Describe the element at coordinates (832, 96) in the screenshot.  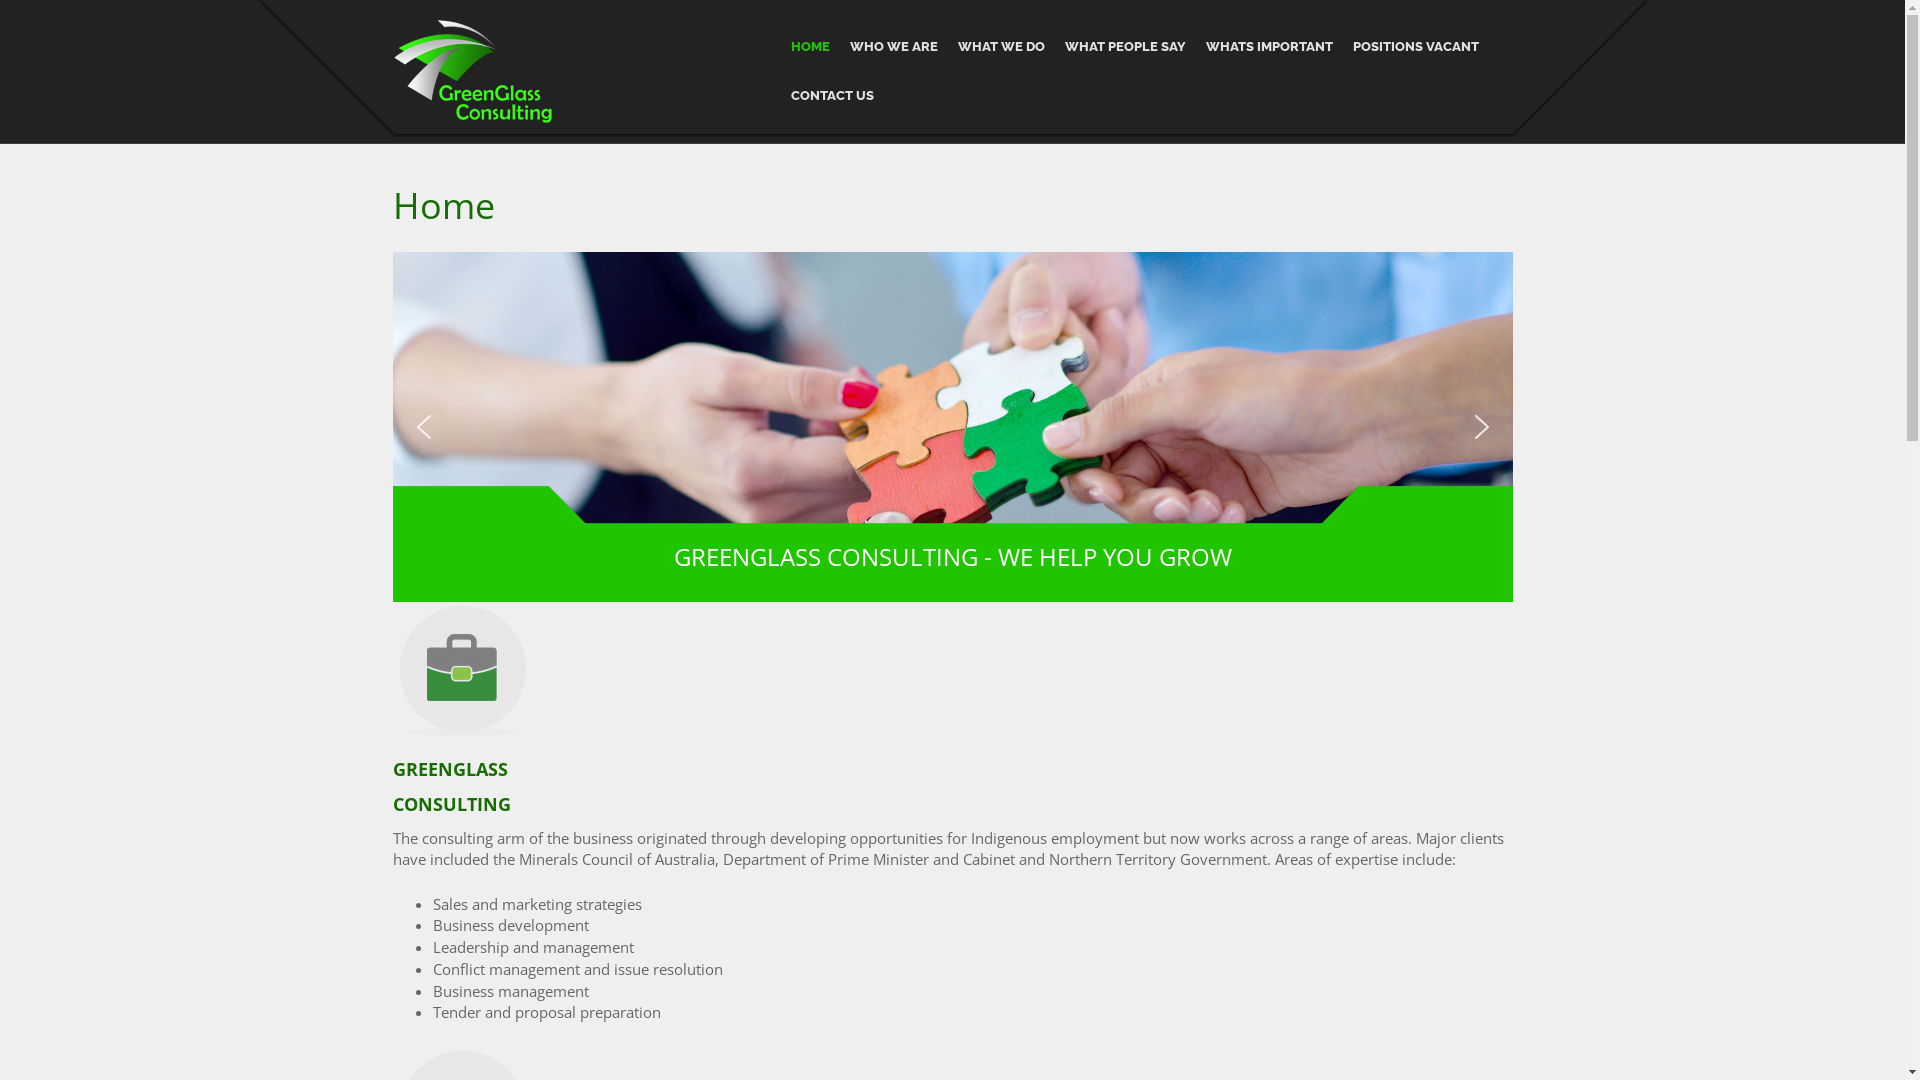
I see `'CONTACT US'` at that location.